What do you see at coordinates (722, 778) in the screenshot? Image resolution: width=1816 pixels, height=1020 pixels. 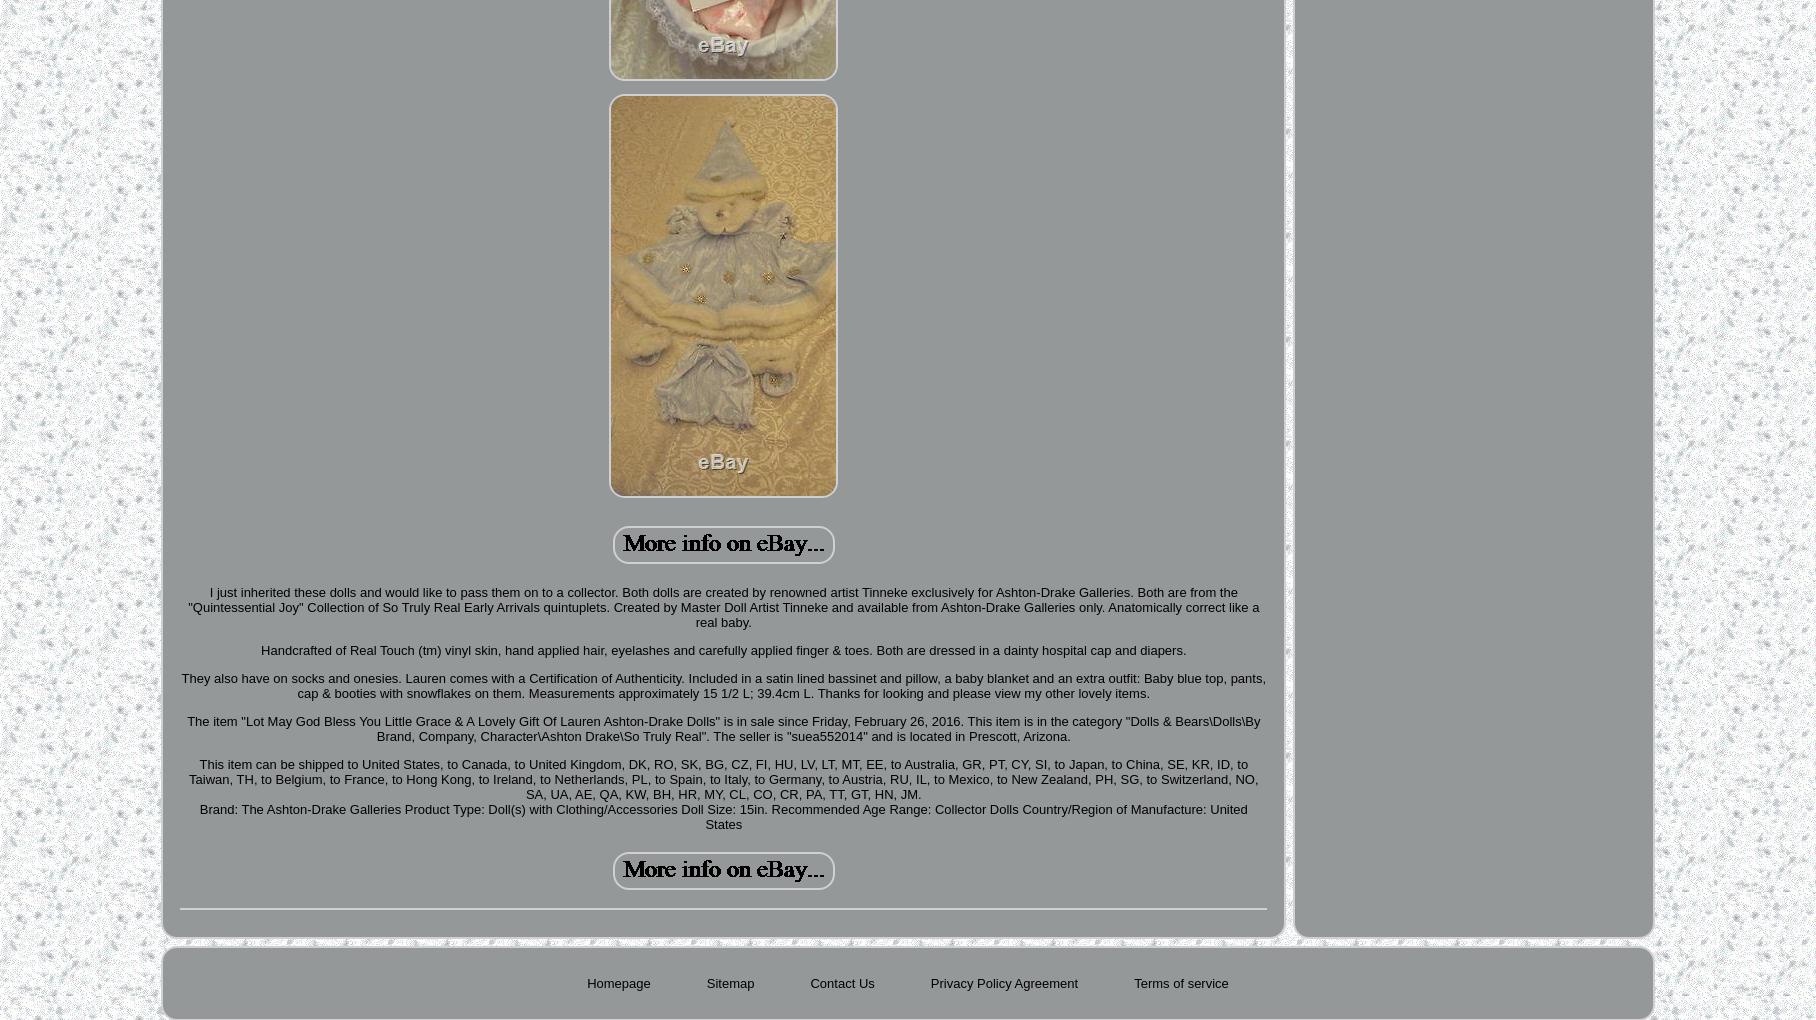 I see `'This item can be shipped to United States, to Canada, to United Kingdom, DK, RO, SK, BG, CZ, FI, HU, LV, LT, MT, EE, to Australia, GR, PT, CY, SI, to Japan, to China, SE, KR, ID, to Taiwan, TH, to Belgium, to France, to Hong Kong, to Ireland, to Netherlands, PL, to Spain, to Italy, to Germany, to Austria, RU, IL, to Mexico, to New Zealand, PH, SG, to Switzerland, NO, SA, UA, AE, QA, KW, BH, HR, MY, CL, CO, CR, PA, TT, GT, HN, JM.'` at bounding box center [722, 778].